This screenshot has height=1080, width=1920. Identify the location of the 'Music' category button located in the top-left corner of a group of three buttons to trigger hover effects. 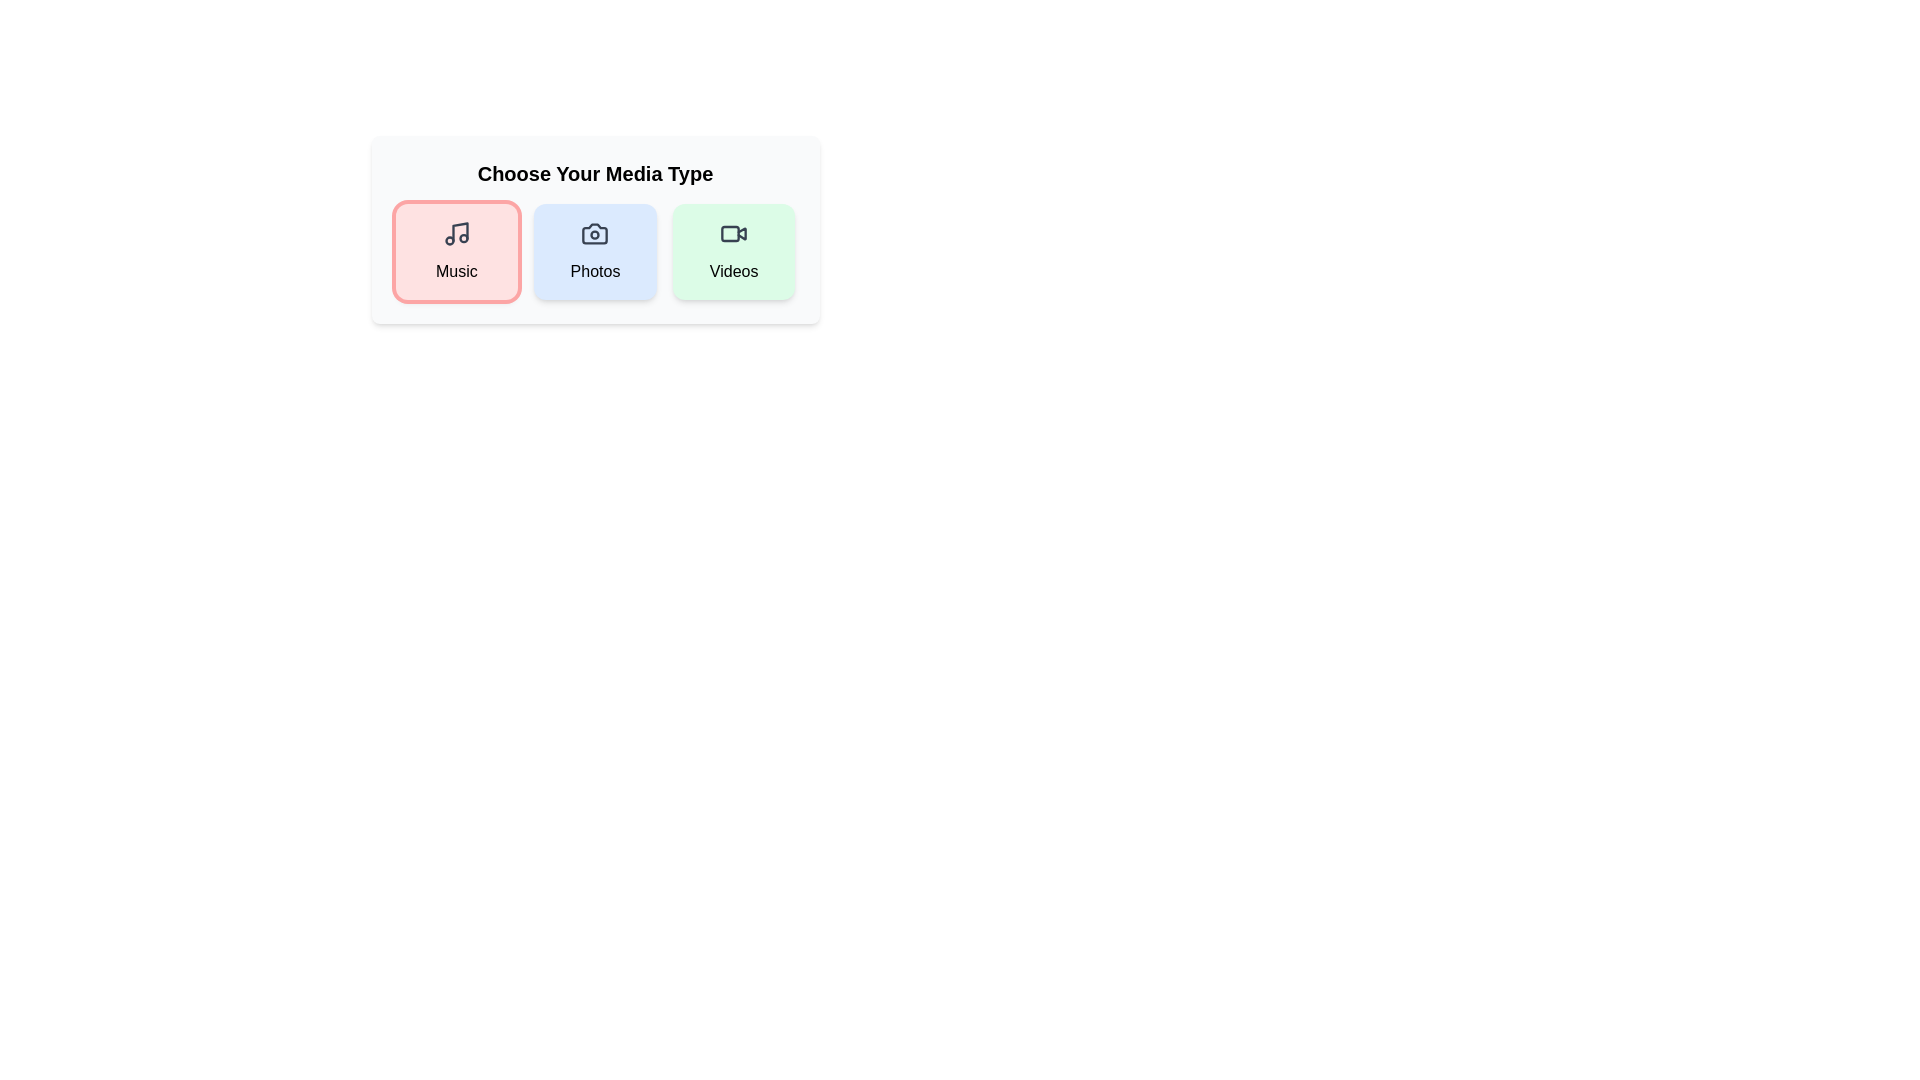
(455, 250).